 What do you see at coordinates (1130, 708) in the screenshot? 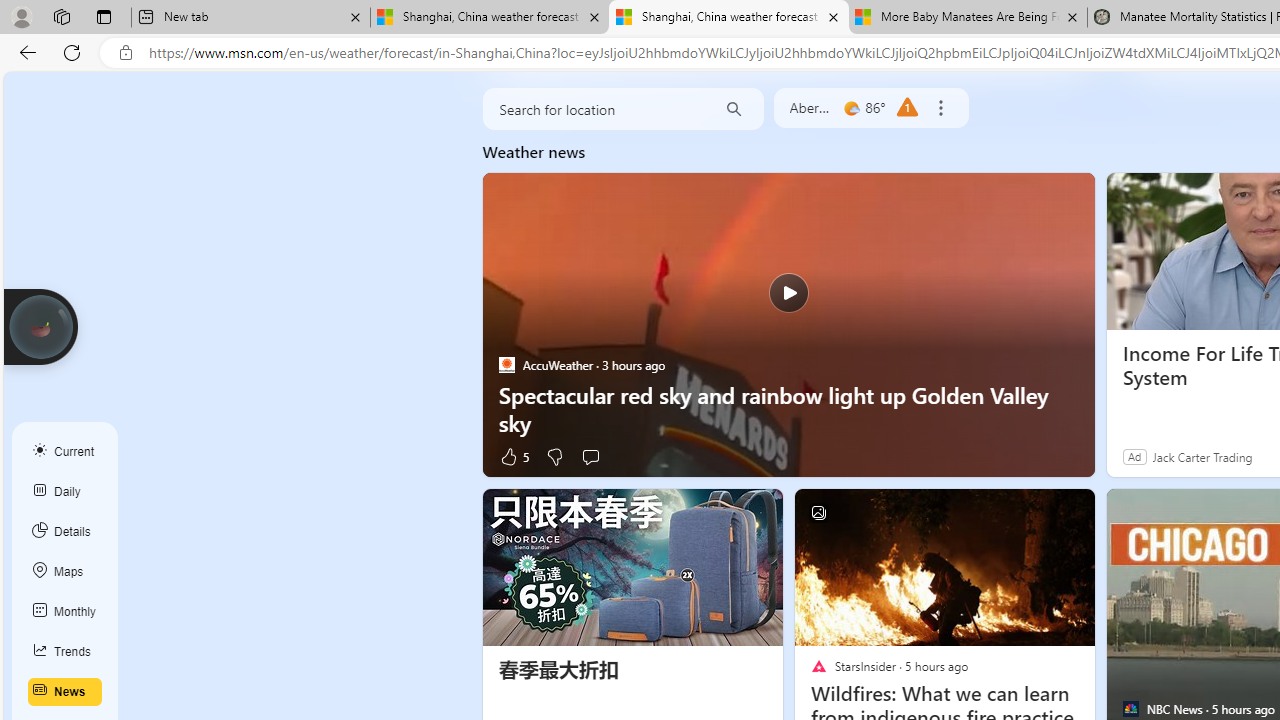
I see `'NBC News'` at bounding box center [1130, 708].